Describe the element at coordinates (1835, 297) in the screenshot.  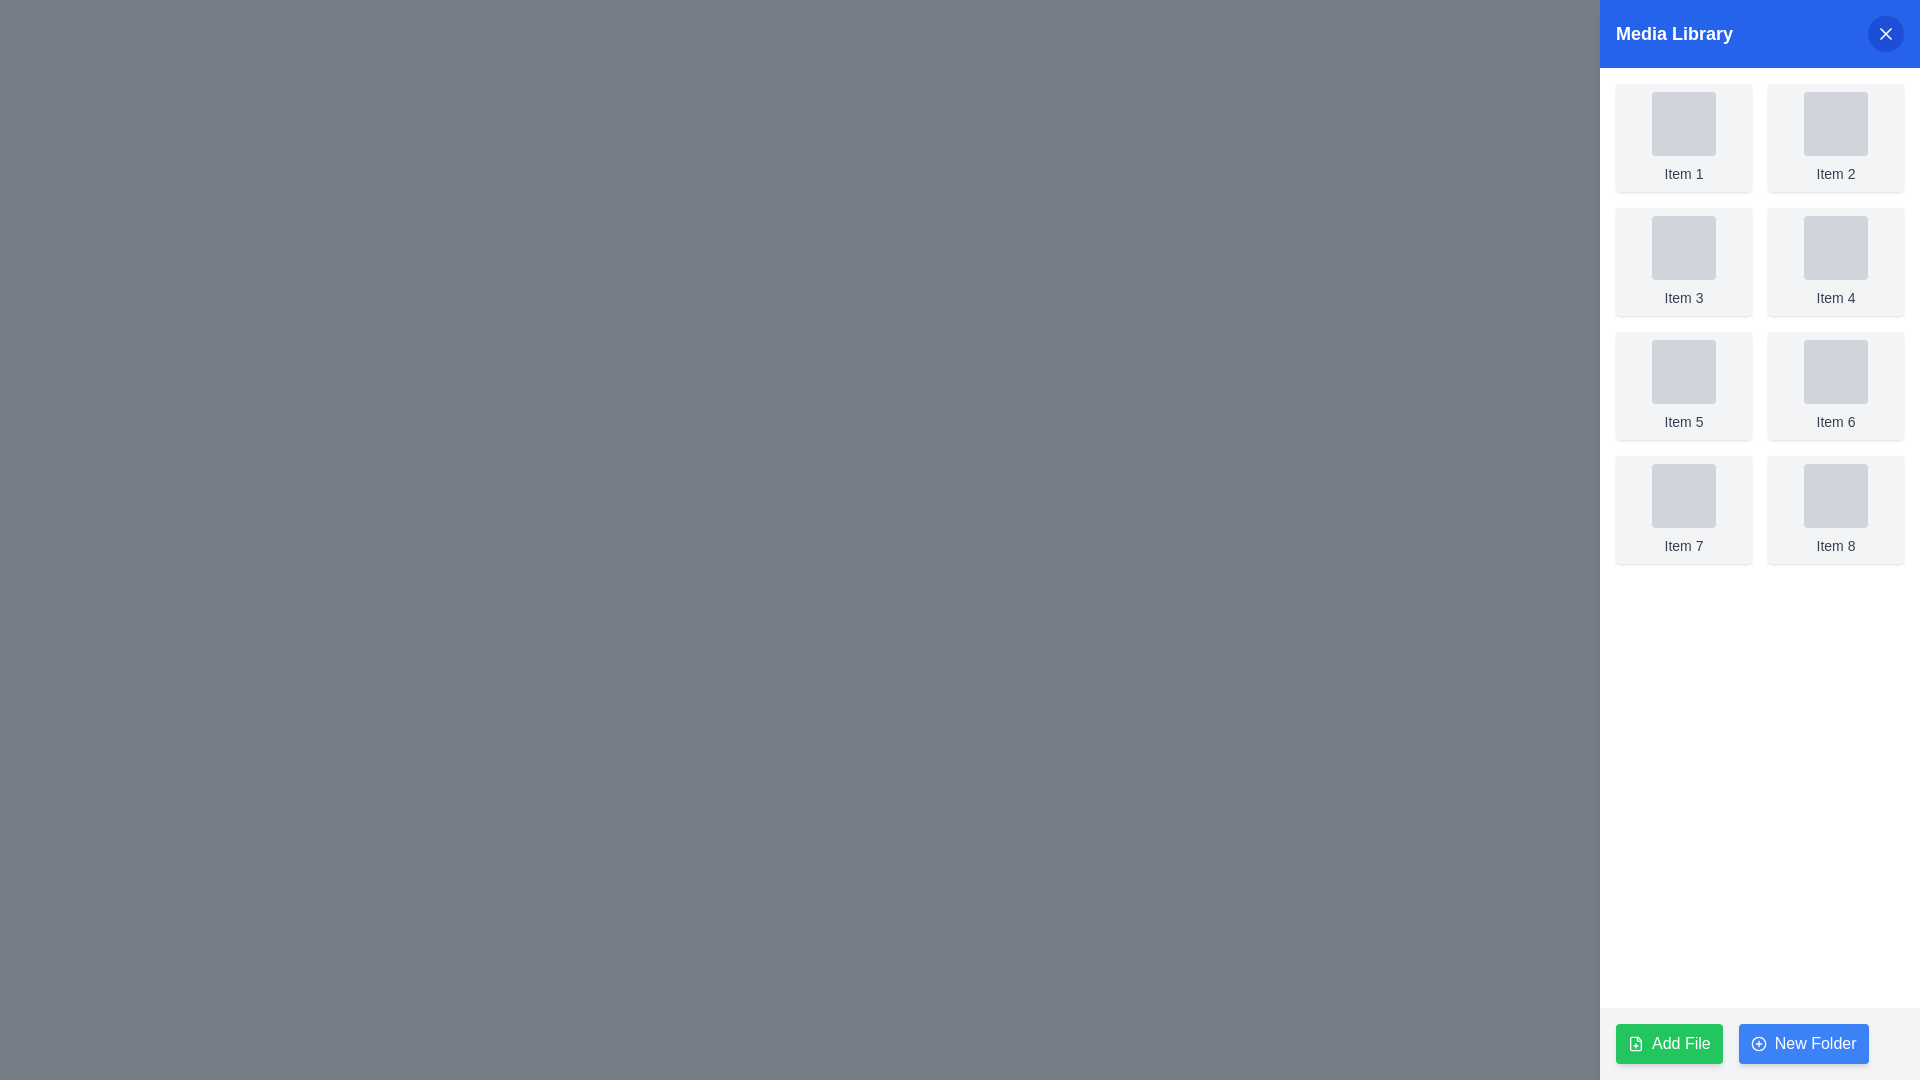
I see `the text label displaying 'Item 4' in the 'Media Library' section, located beneath the fourth item in the grid layout` at that location.